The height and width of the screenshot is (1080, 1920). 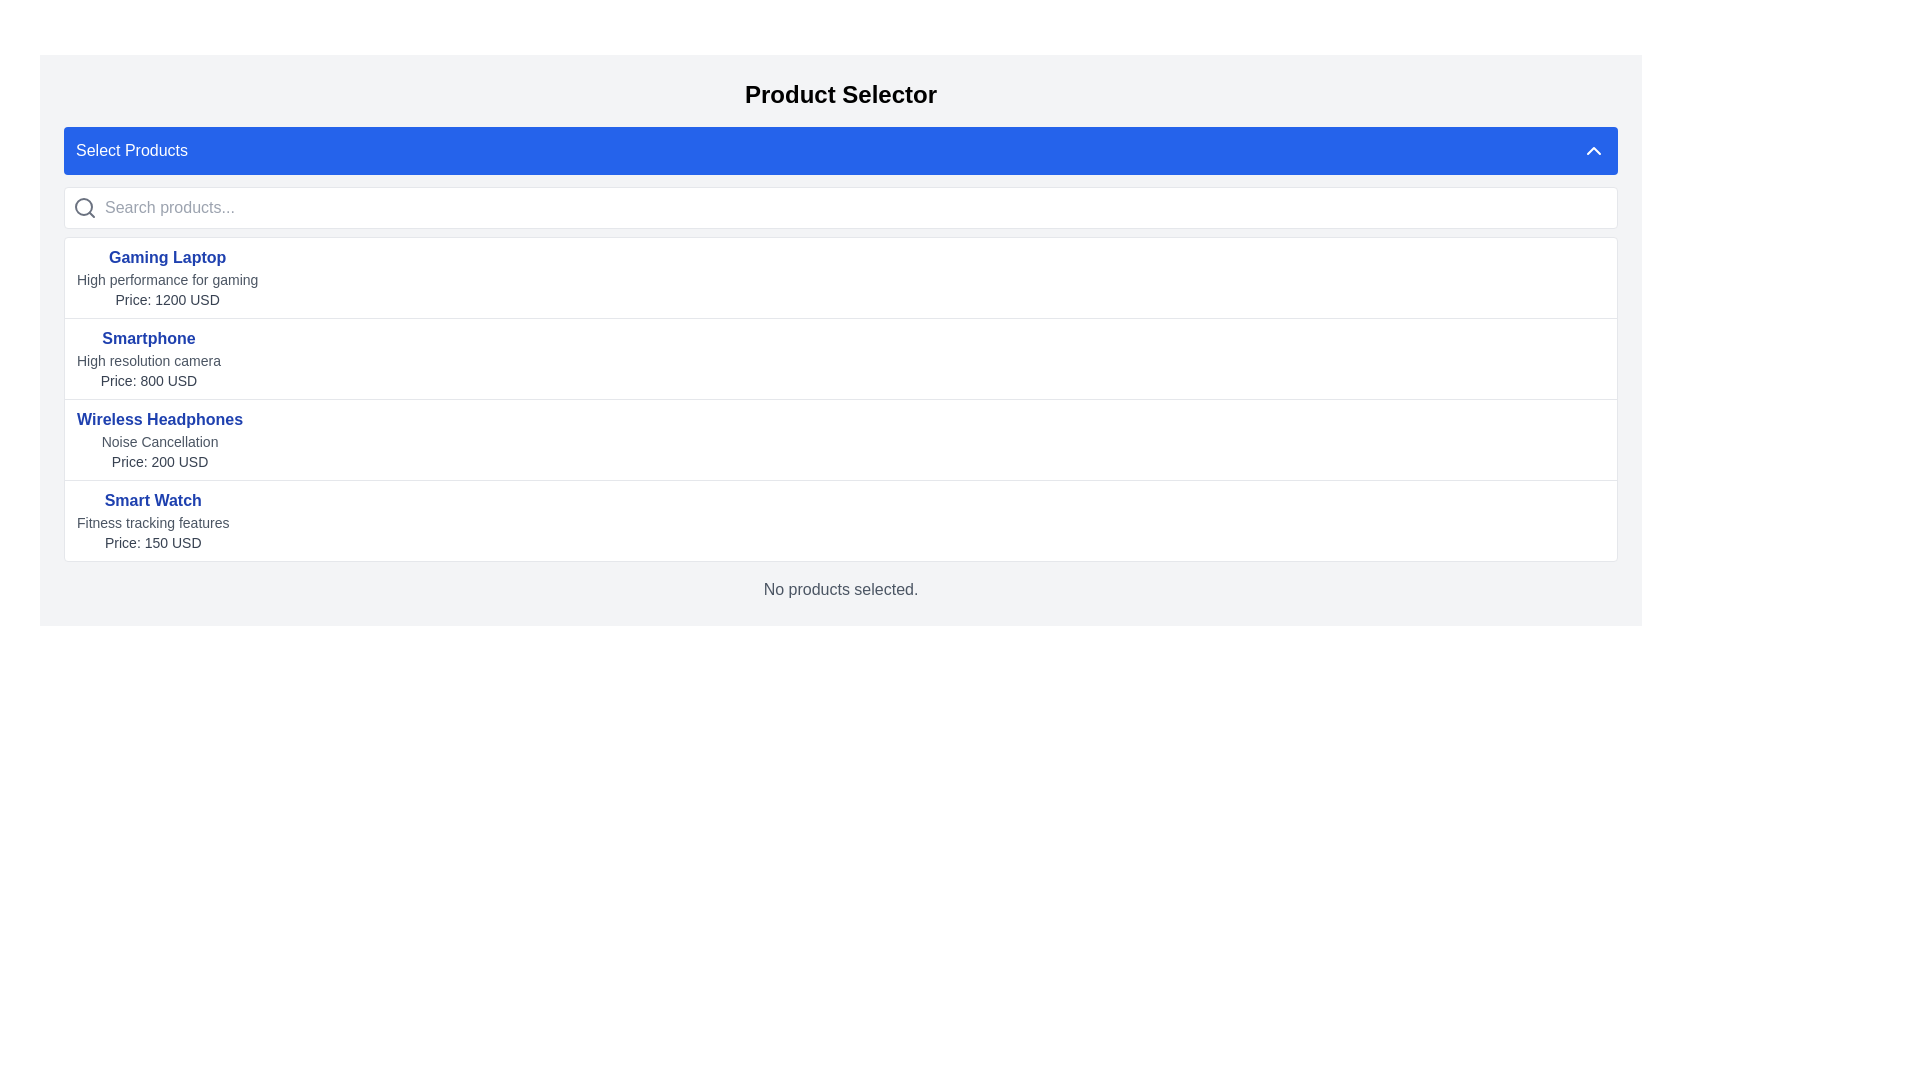 I want to click on the 'Smart Watch' text label, which is displayed in bold blue font at the top of a product listing interface, so click(x=152, y=500).